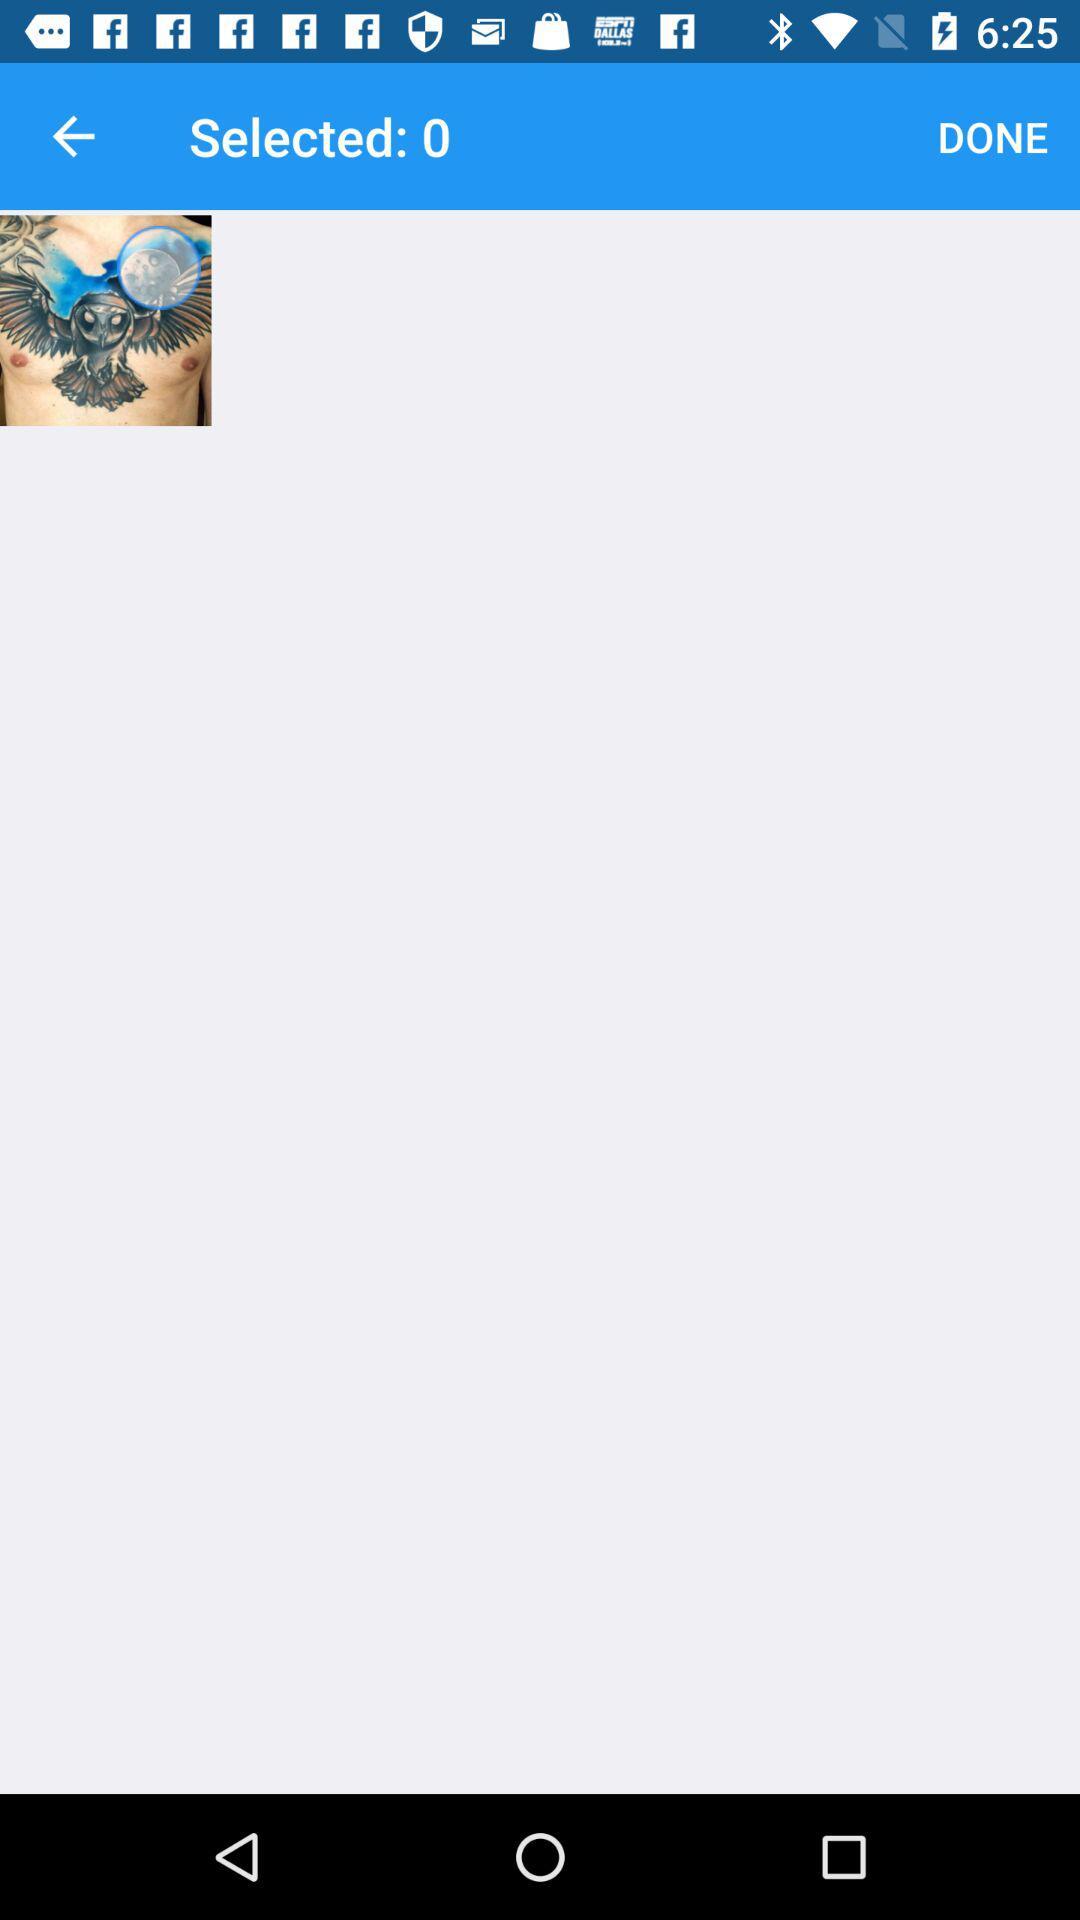  Describe the element at coordinates (72, 135) in the screenshot. I see `the icon to the left of selected: 0` at that location.